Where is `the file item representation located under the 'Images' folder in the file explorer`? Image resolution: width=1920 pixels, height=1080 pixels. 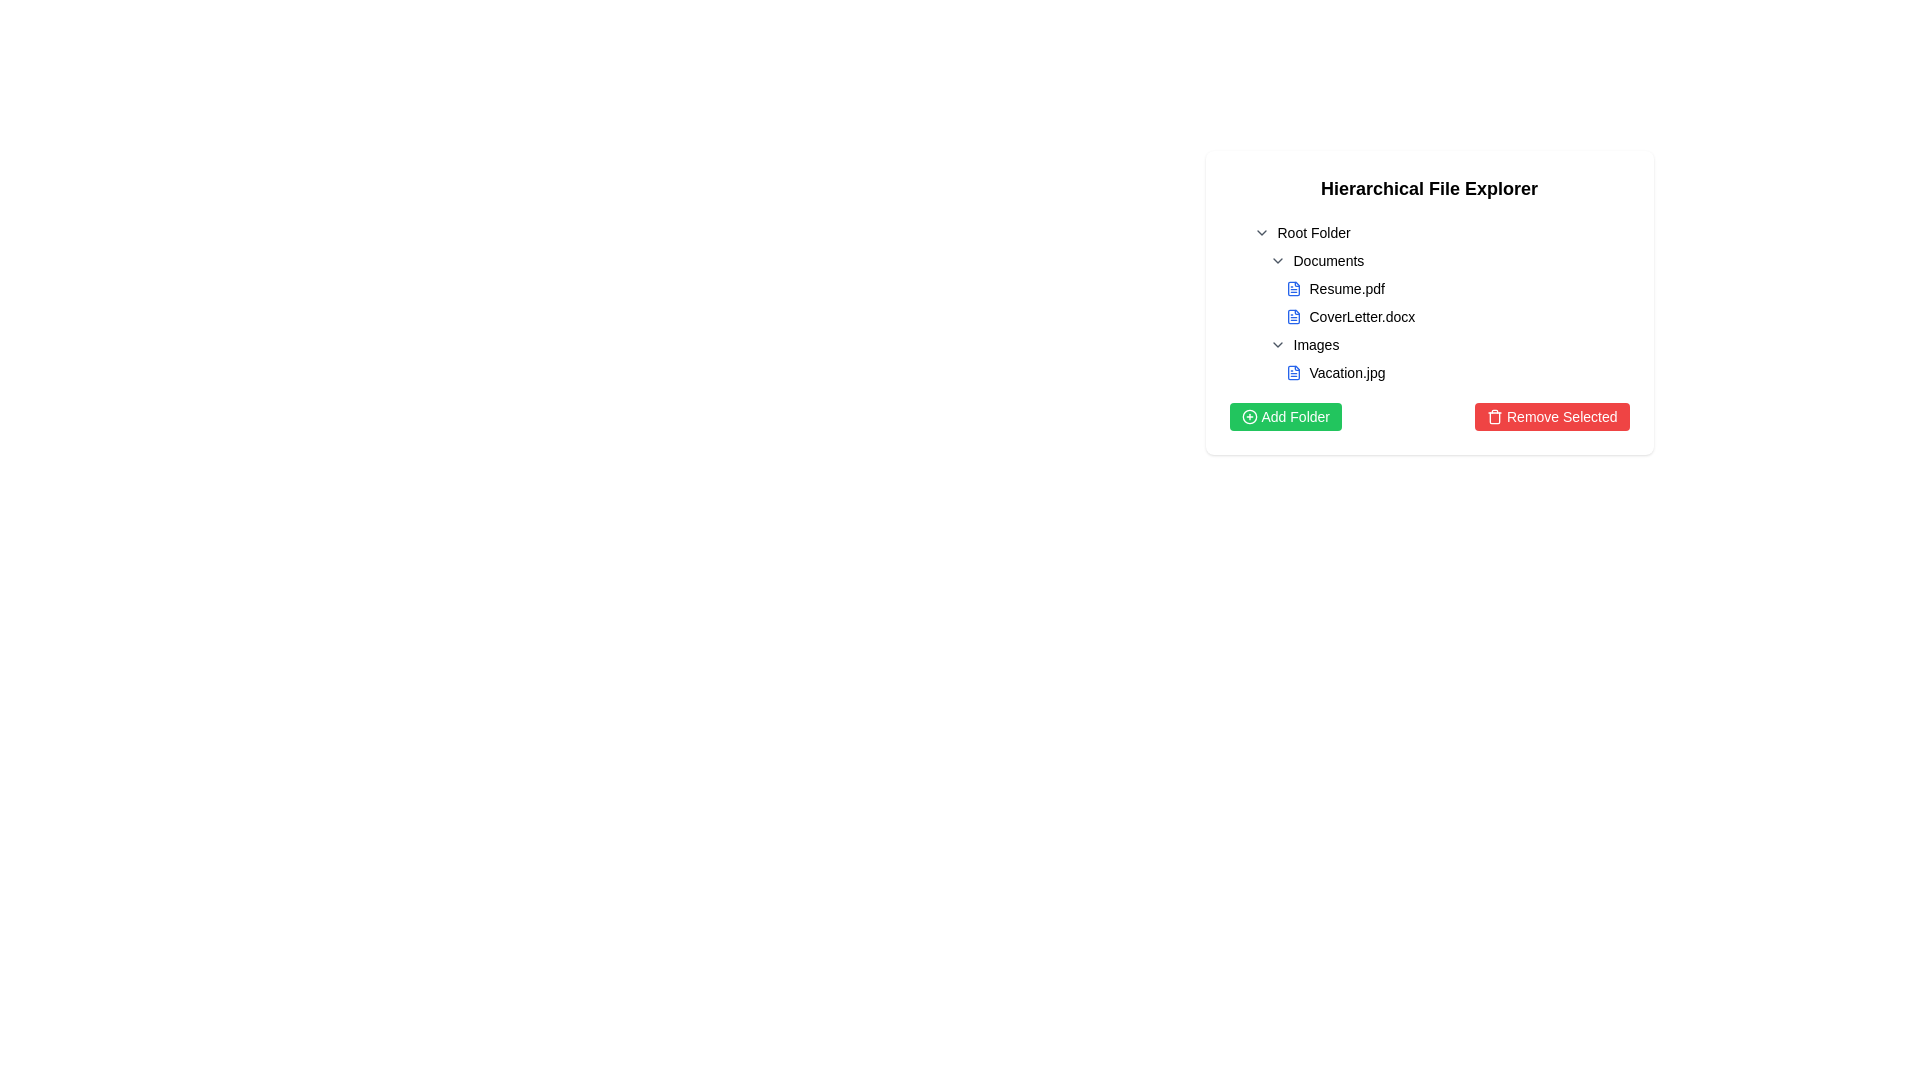
the file item representation located under the 'Images' folder in the file explorer is located at coordinates (1453, 373).